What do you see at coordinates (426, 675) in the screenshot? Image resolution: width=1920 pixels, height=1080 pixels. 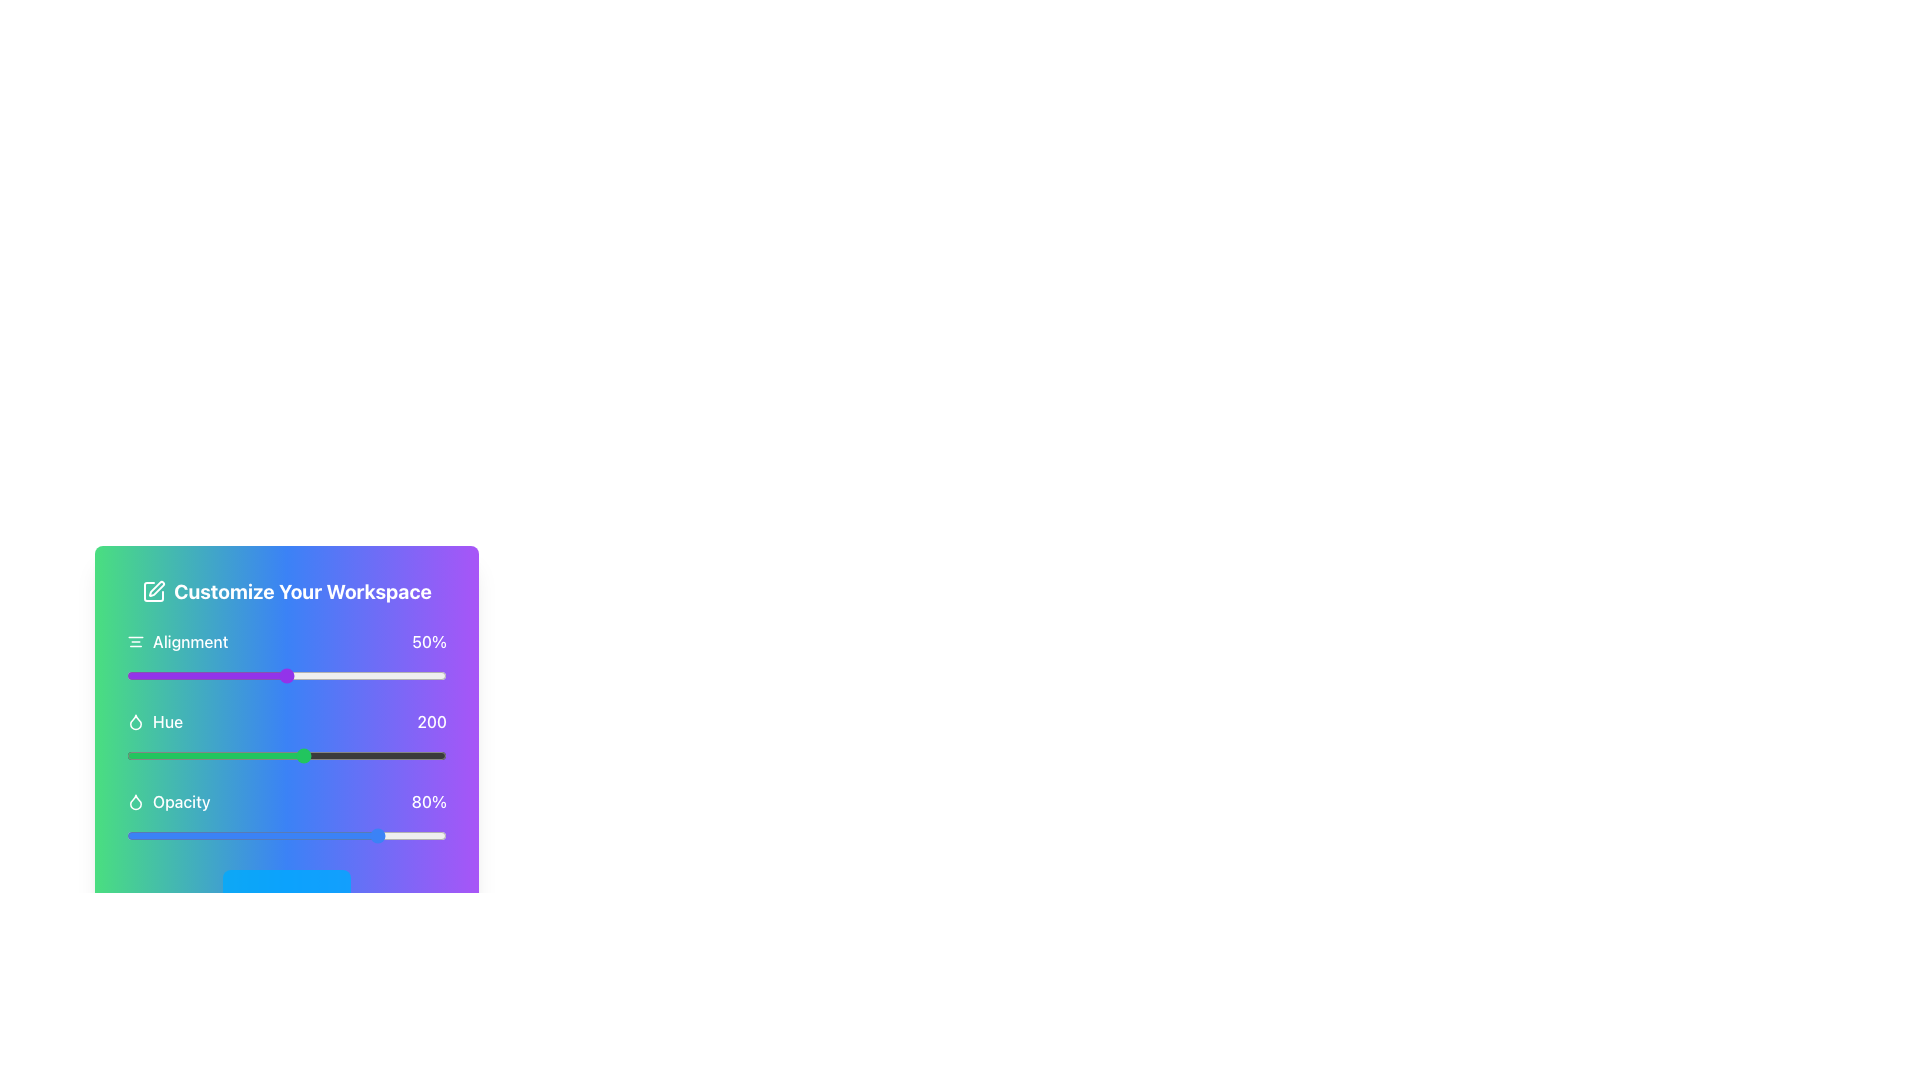 I see `the alignment percentage` at bounding box center [426, 675].